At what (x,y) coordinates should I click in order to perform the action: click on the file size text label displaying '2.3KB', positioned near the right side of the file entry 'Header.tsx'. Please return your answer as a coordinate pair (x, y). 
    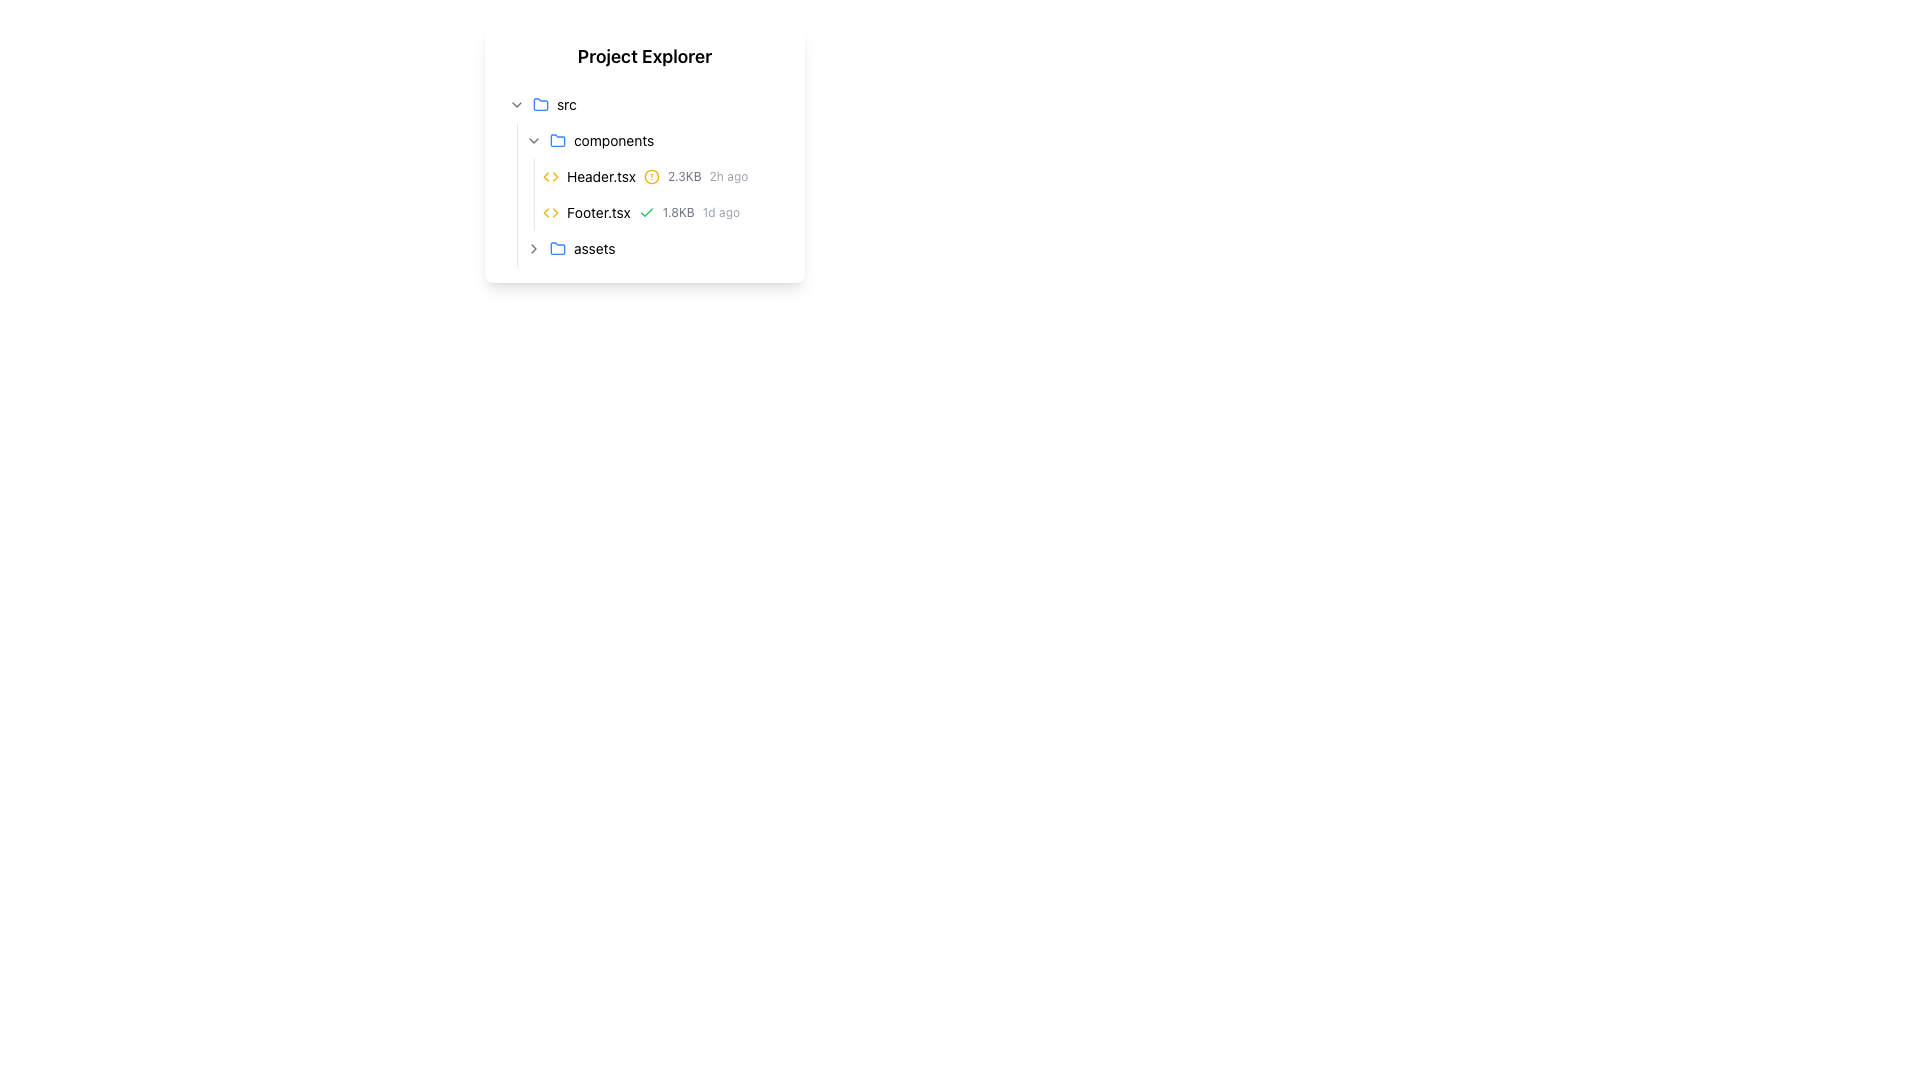
    Looking at the image, I should click on (684, 176).